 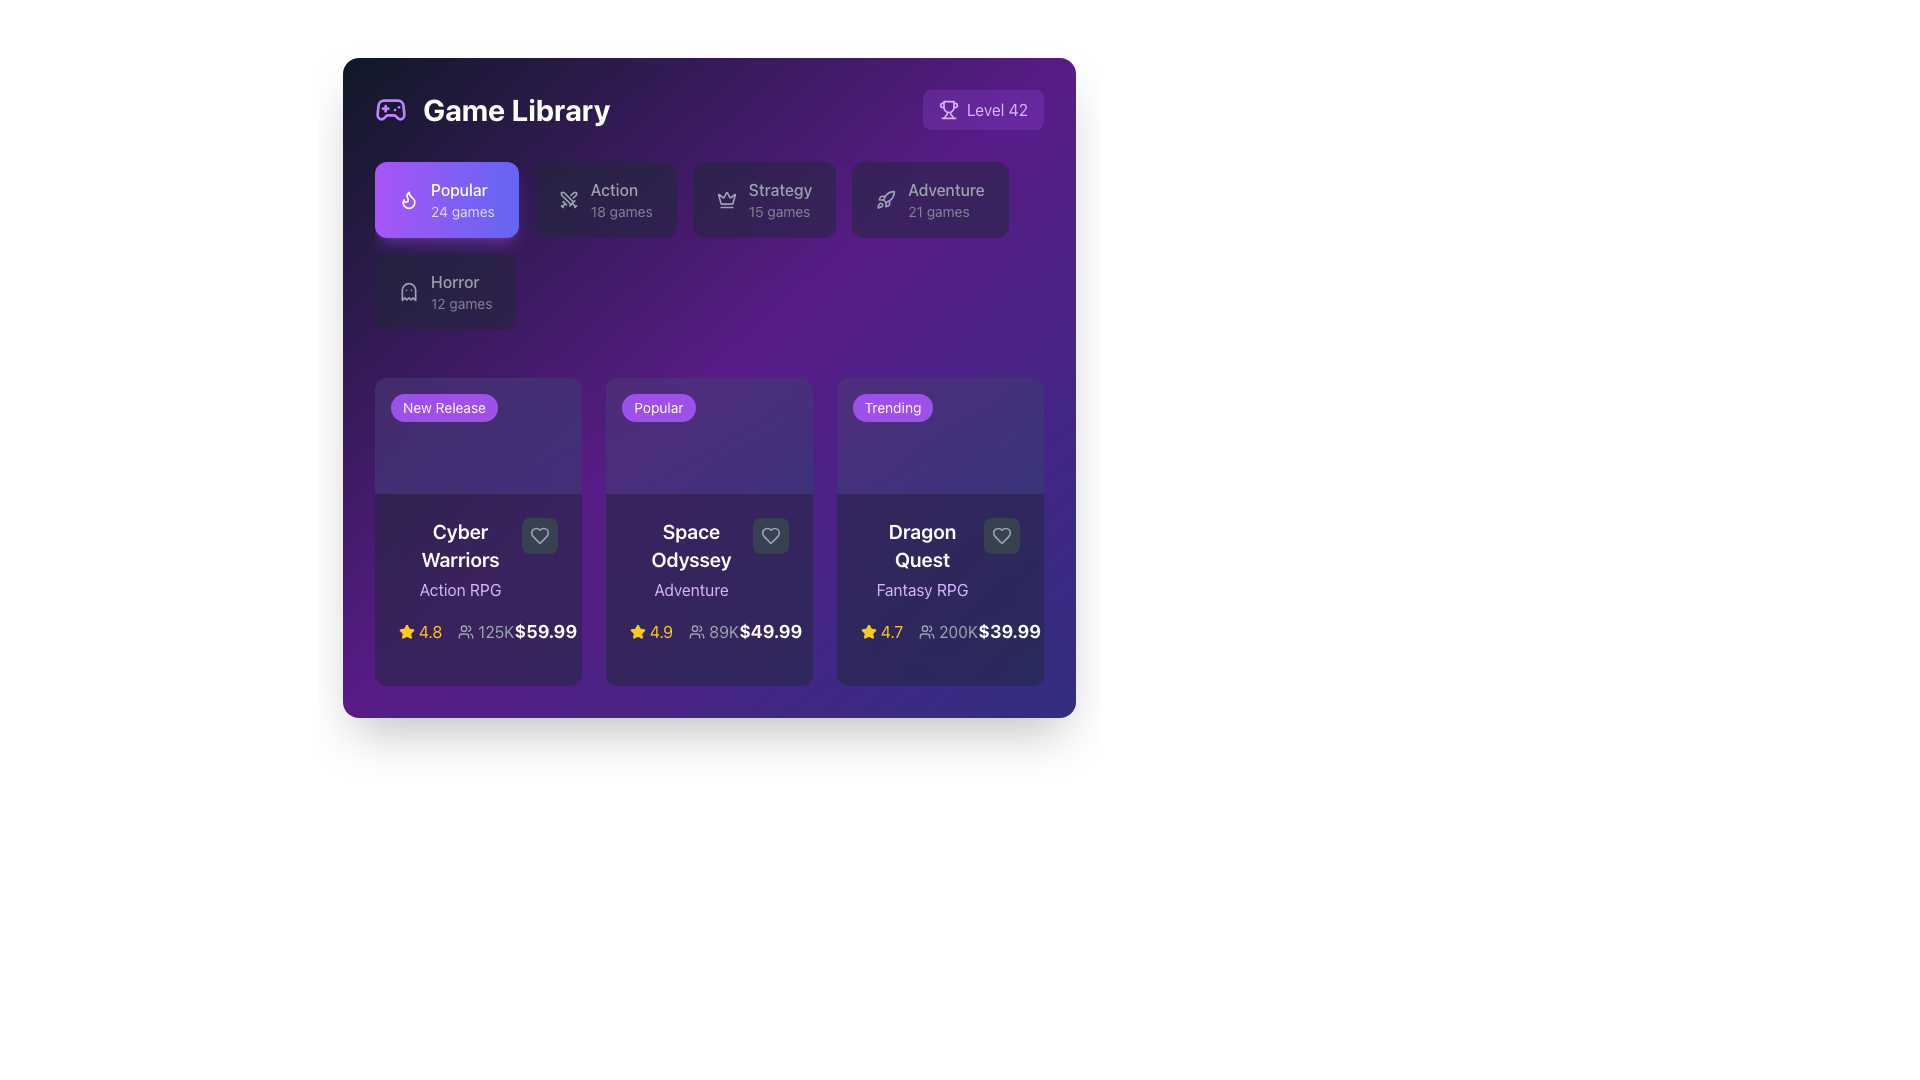 I want to click on the icon representing the number of users or participants associated with the 'Dragon Quest' card, located in the bottom-right corner below the rating stars and to the left of the price, so click(x=947, y=632).